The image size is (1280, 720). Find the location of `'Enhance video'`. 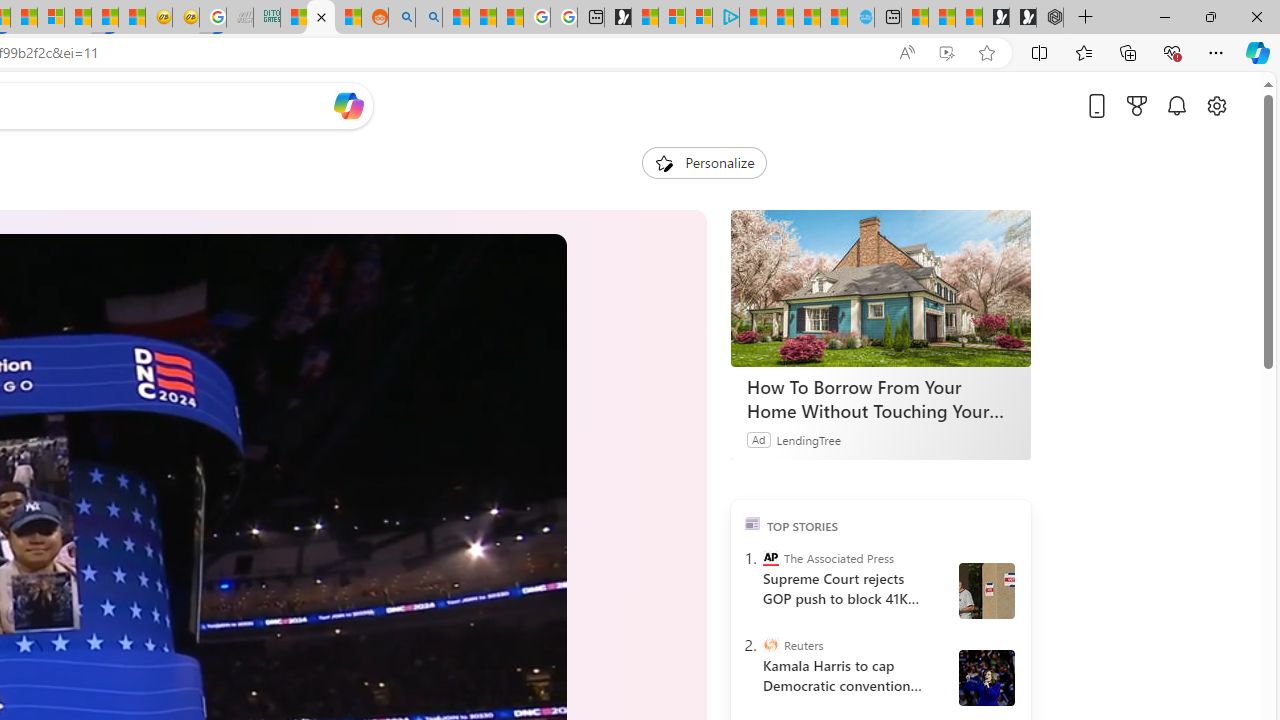

'Enhance video' is located at coordinates (945, 52).